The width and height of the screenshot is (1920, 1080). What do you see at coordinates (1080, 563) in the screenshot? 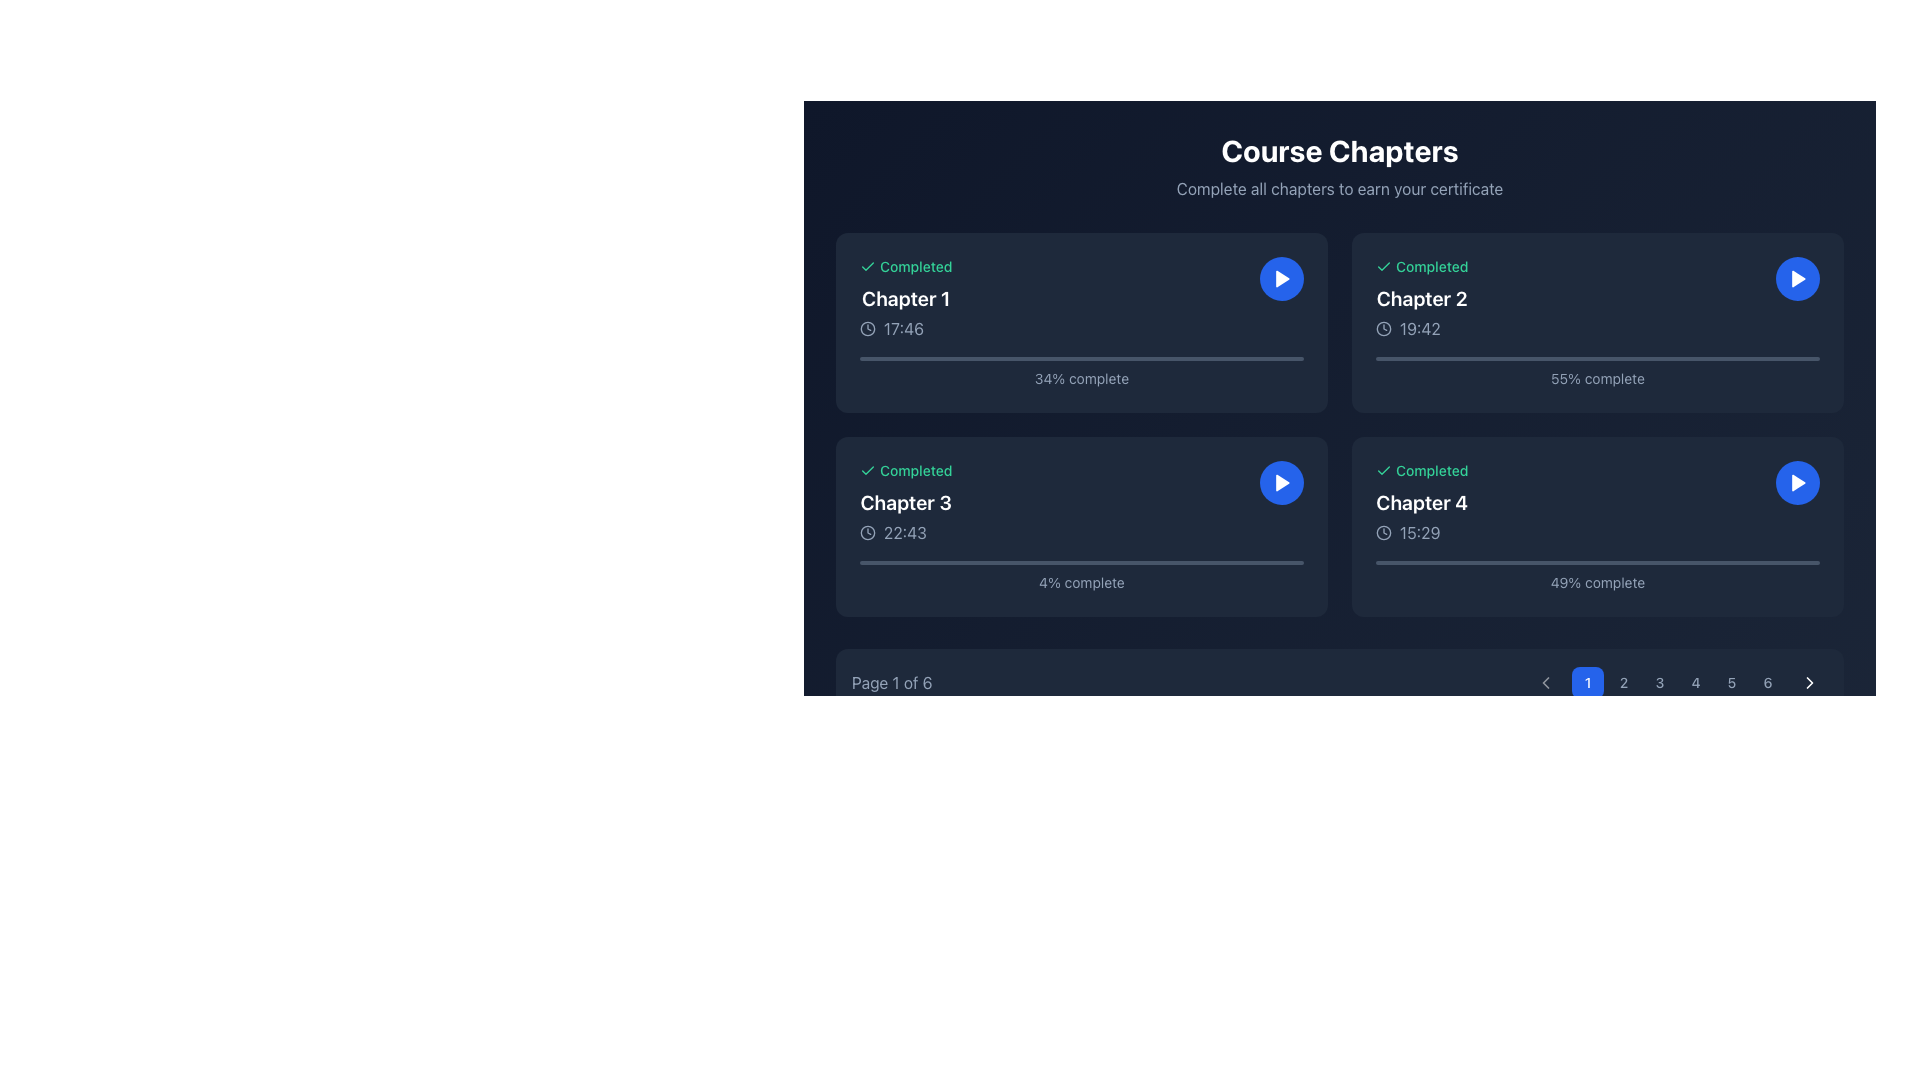
I see `the progress bar indicating the completion of 'Chapter 3', located under '4% complete' text` at bounding box center [1080, 563].